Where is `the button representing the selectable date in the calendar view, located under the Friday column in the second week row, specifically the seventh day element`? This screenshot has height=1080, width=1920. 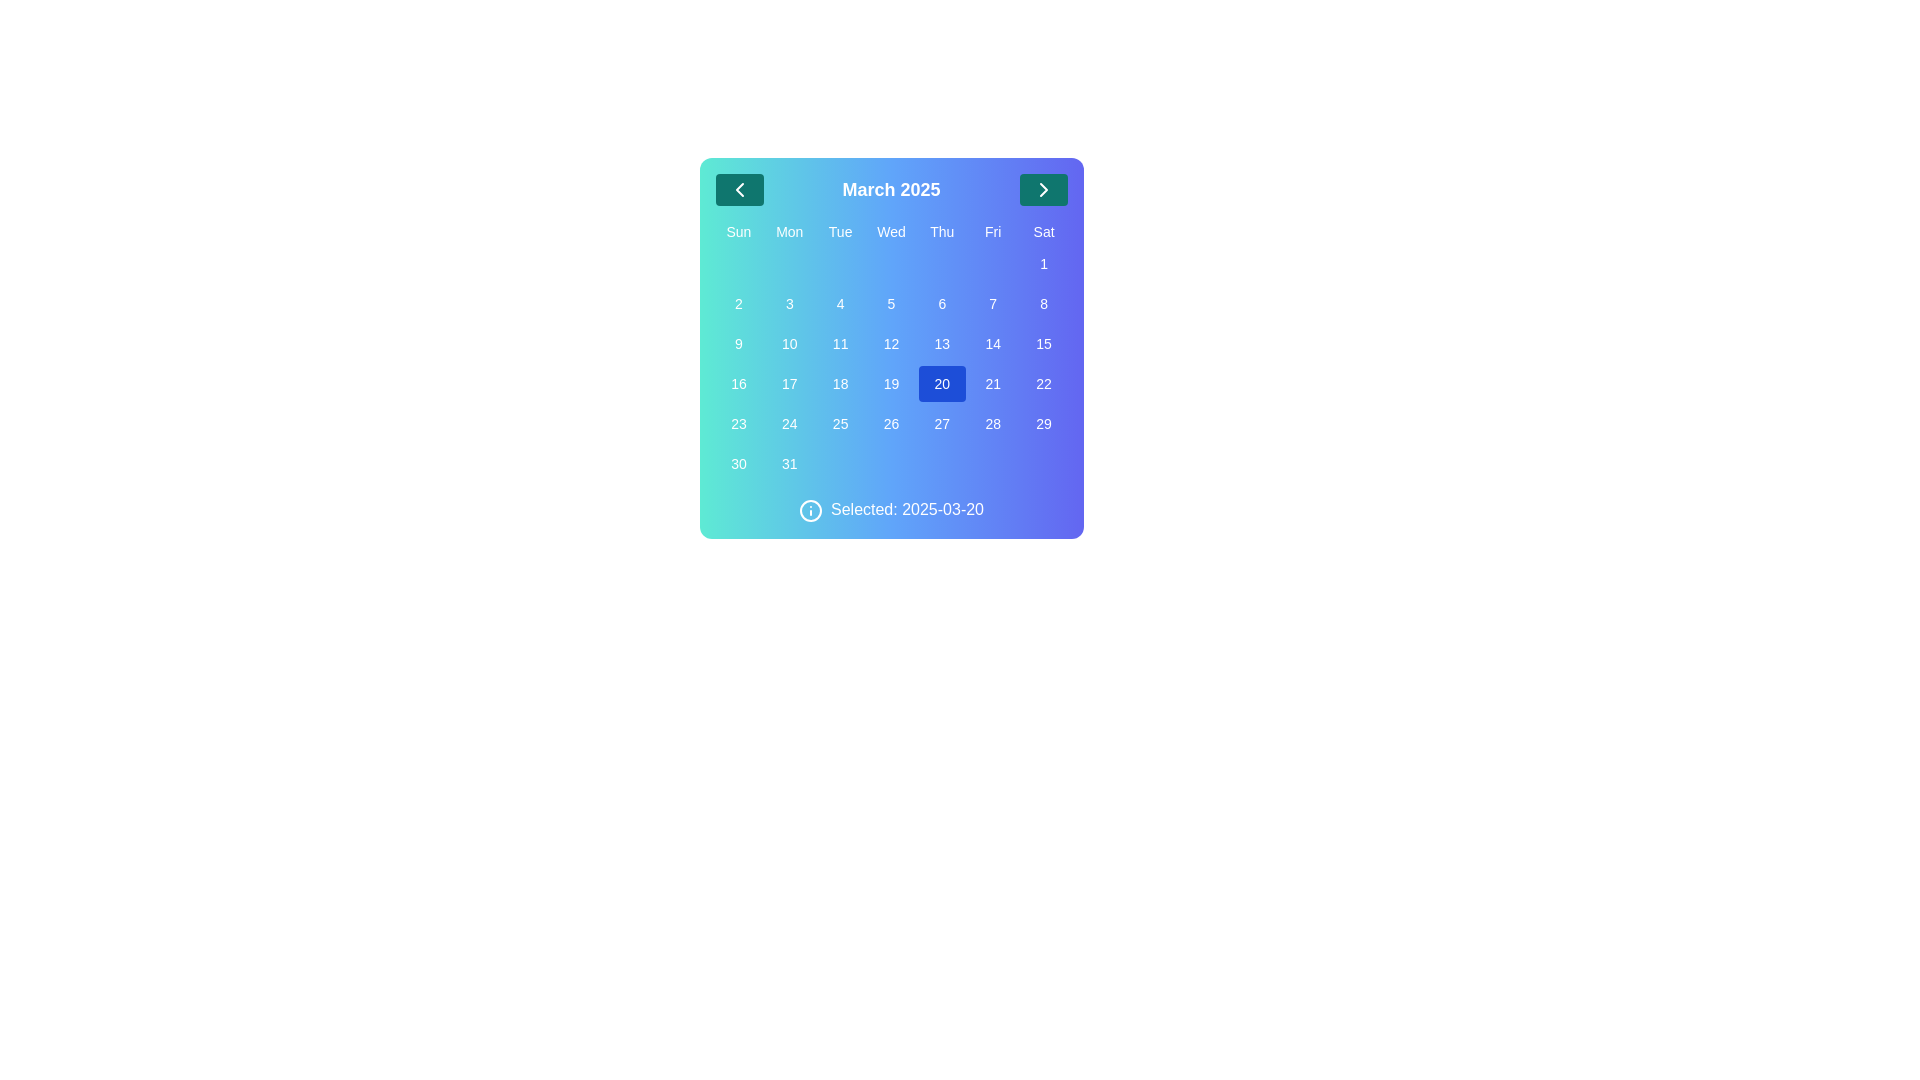 the button representing the selectable date in the calendar view, located under the Friday column in the second week row, specifically the seventh day element is located at coordinates (993, 304).